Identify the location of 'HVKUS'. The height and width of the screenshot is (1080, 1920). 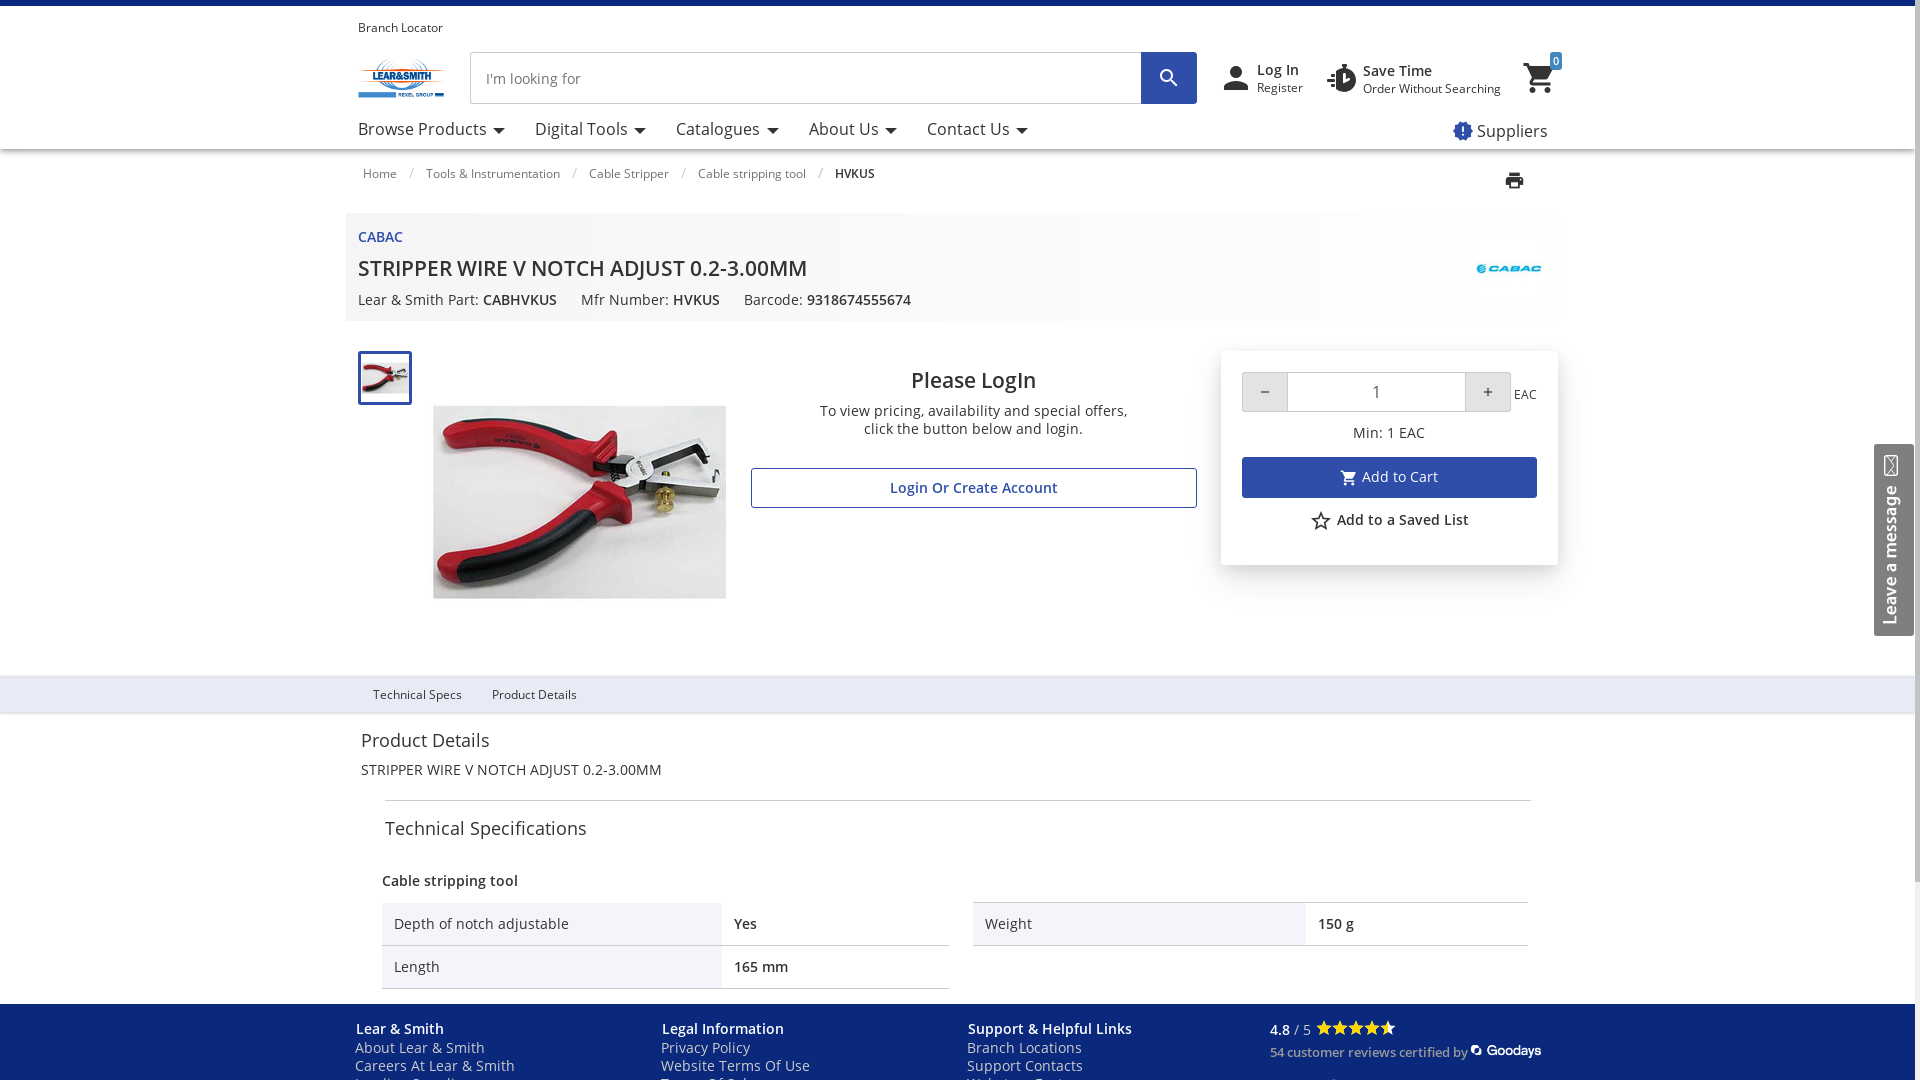
(834, 172).